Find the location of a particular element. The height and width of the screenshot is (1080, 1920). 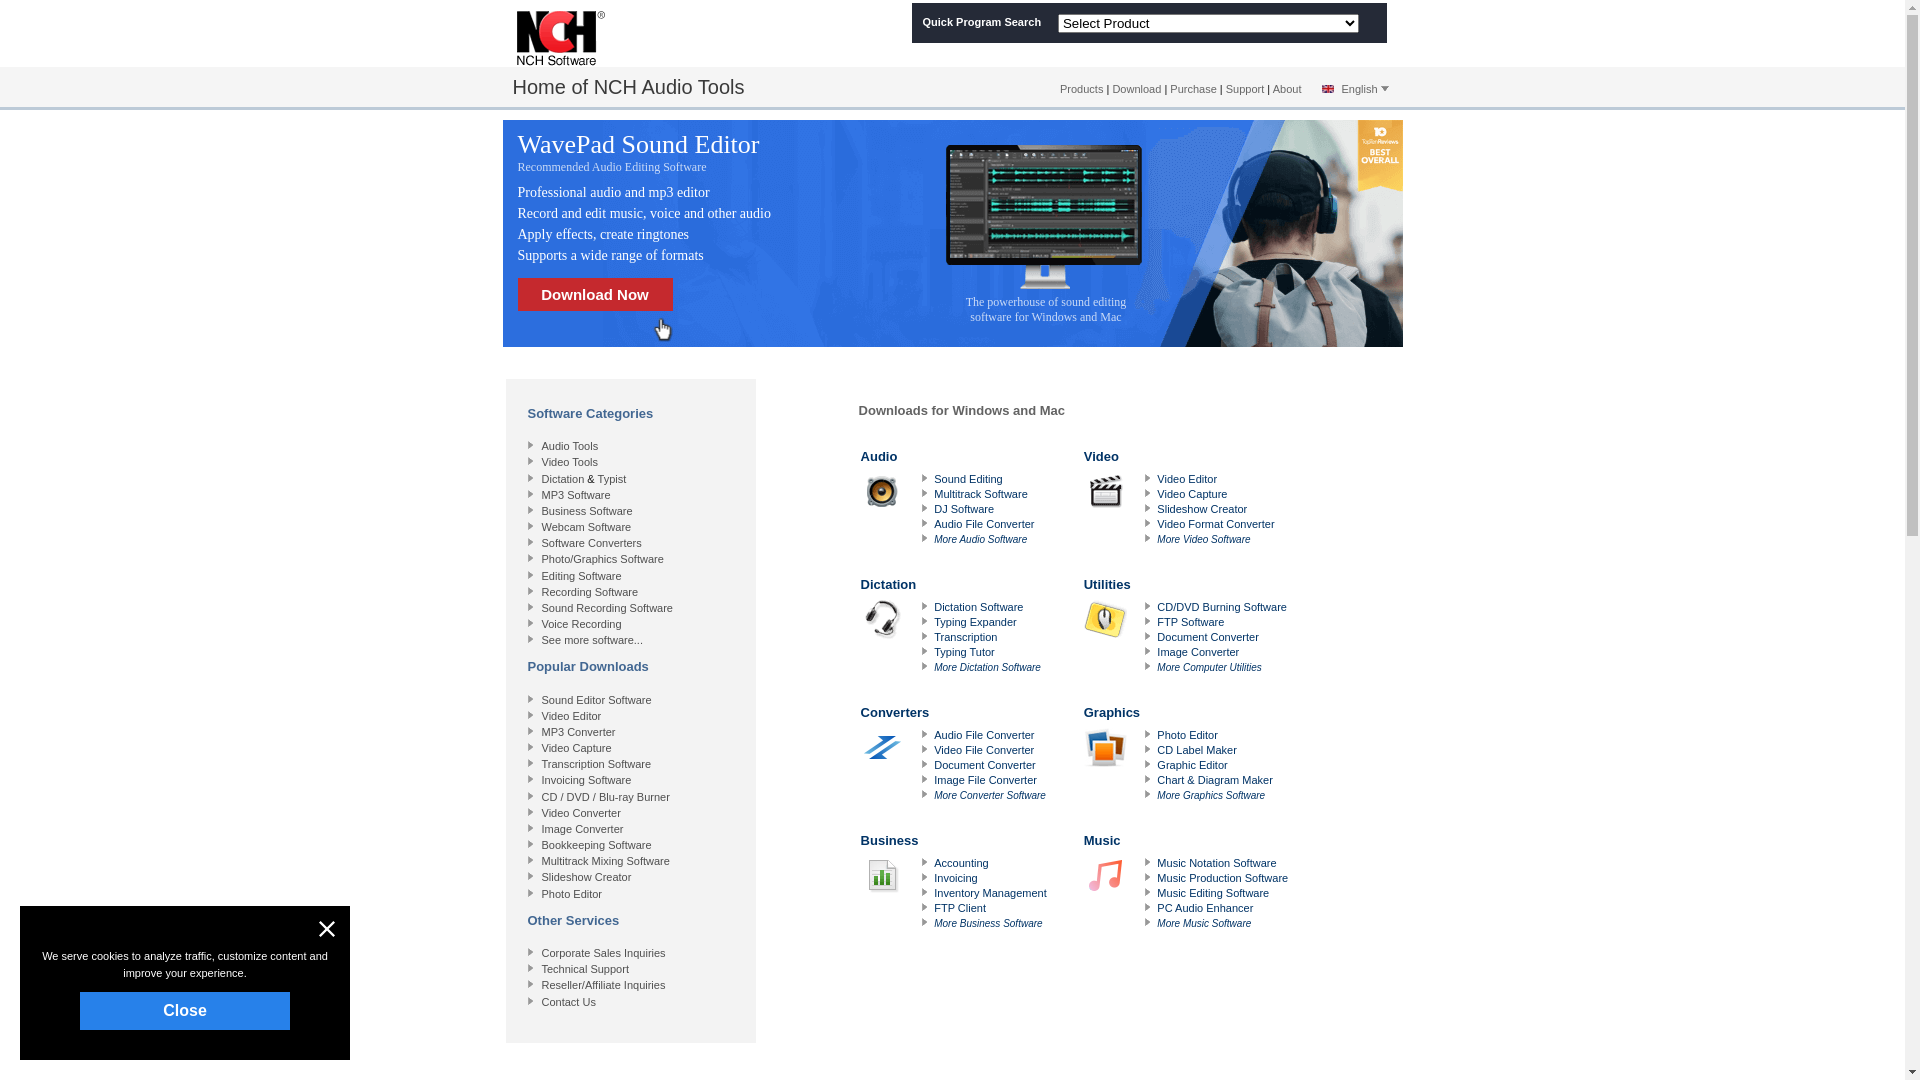

'Transcription' is located at coordinates (965, 636).